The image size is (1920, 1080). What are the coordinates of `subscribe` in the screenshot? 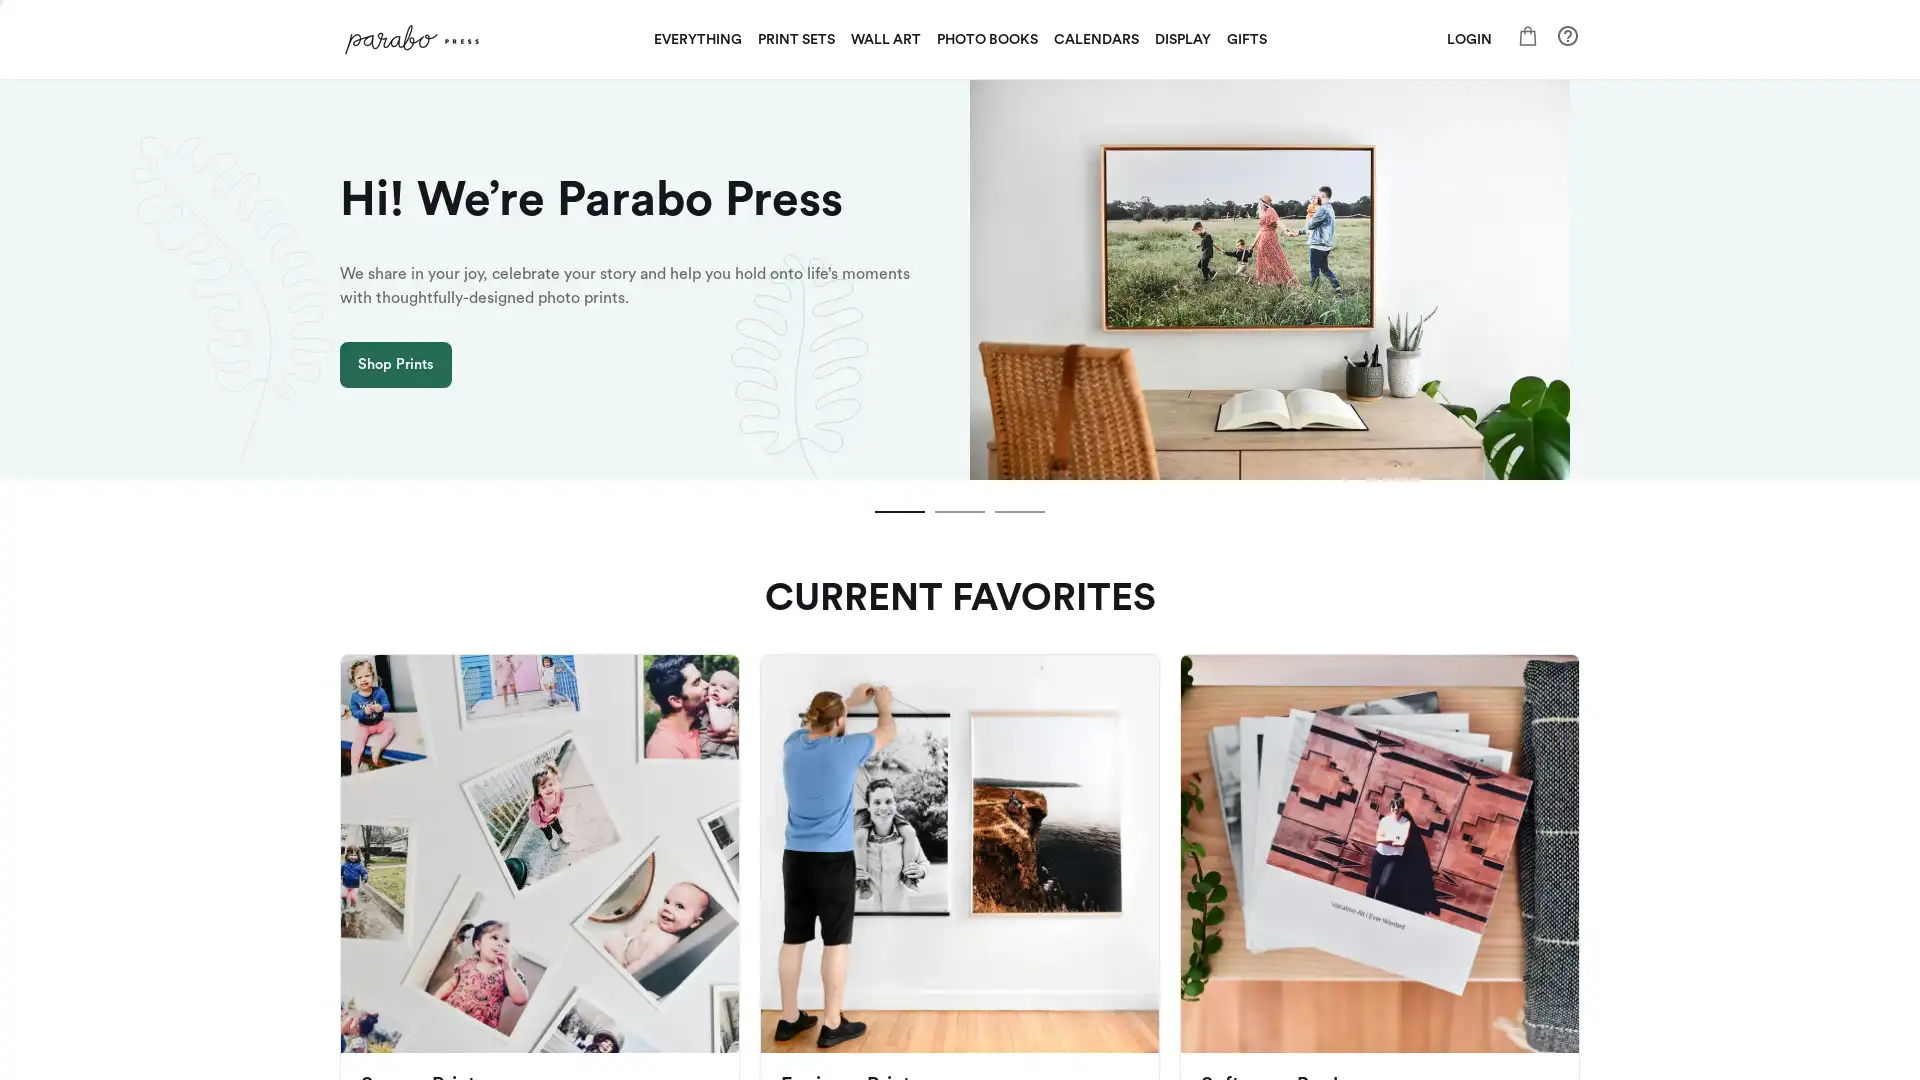 It's located at (1098, 770).